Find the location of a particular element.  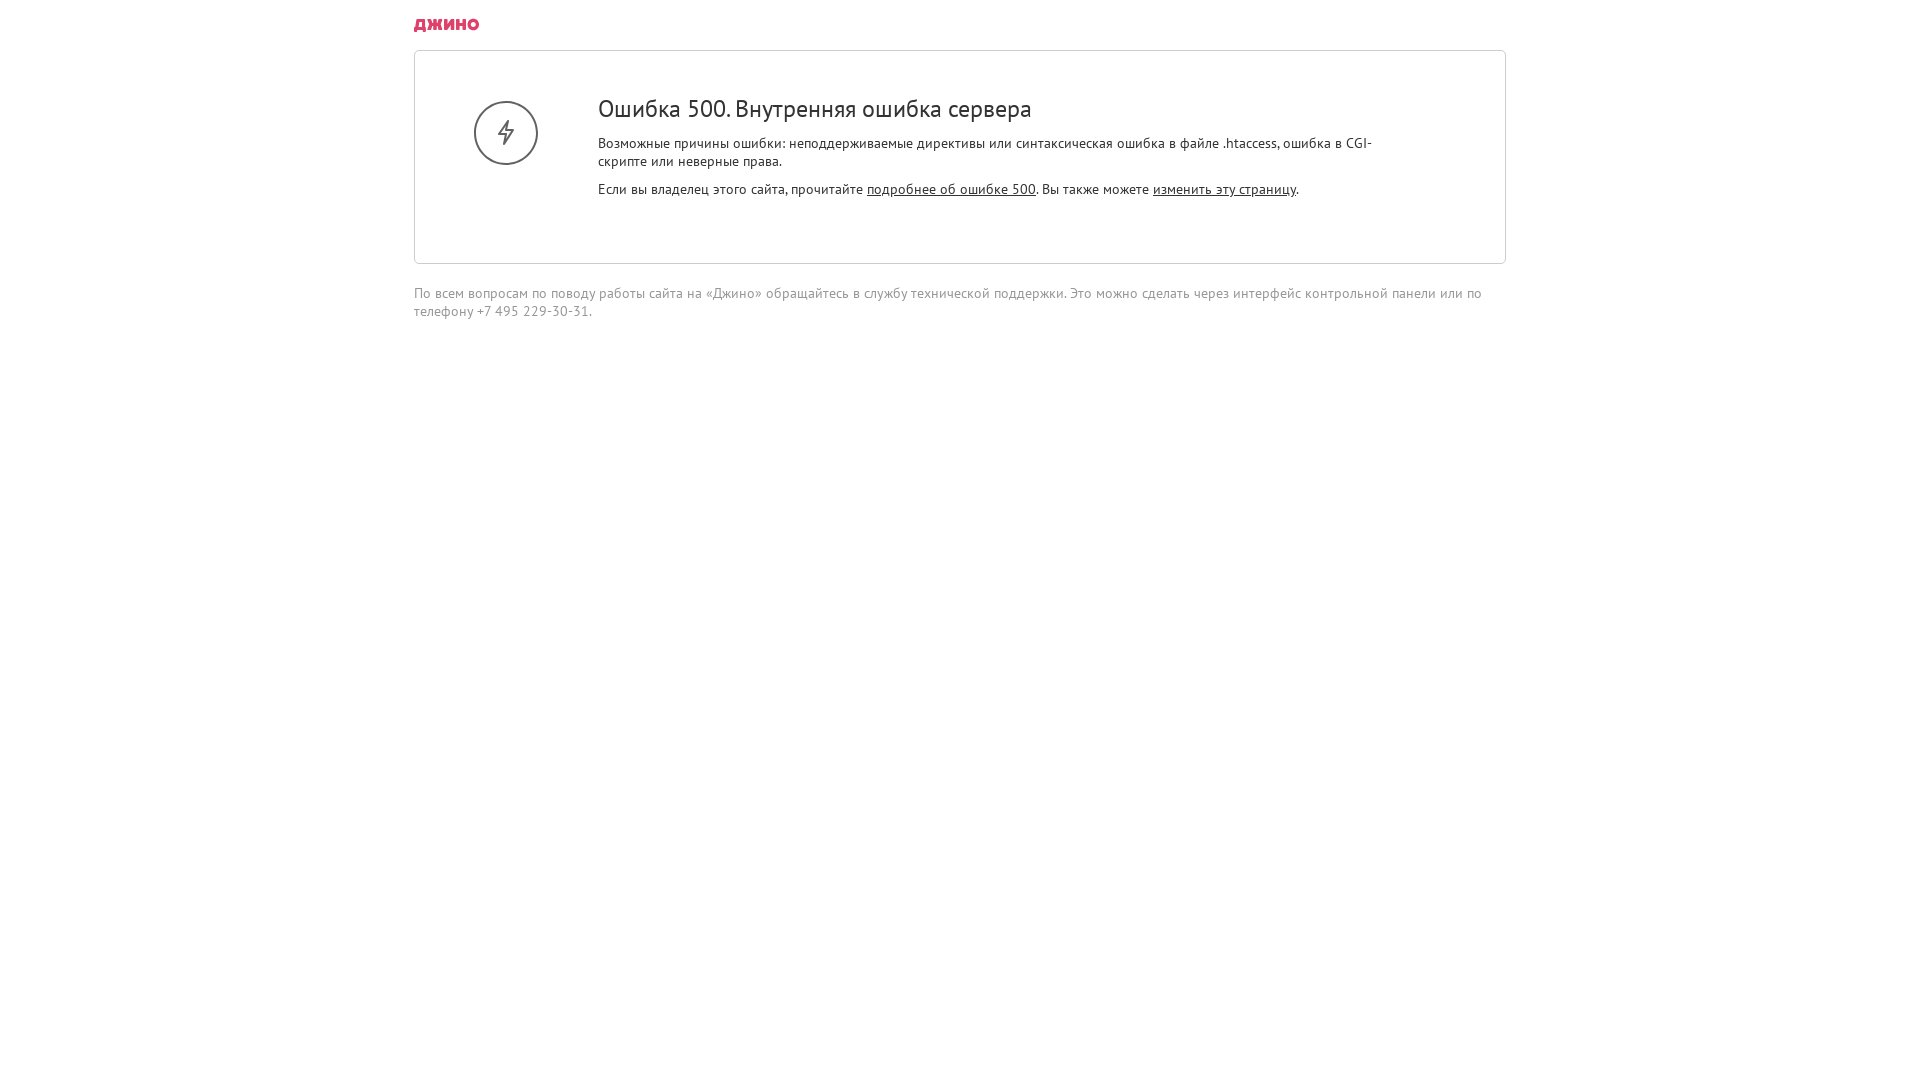

'+7 495 229-30-31' is located at coordinates (532, 311).